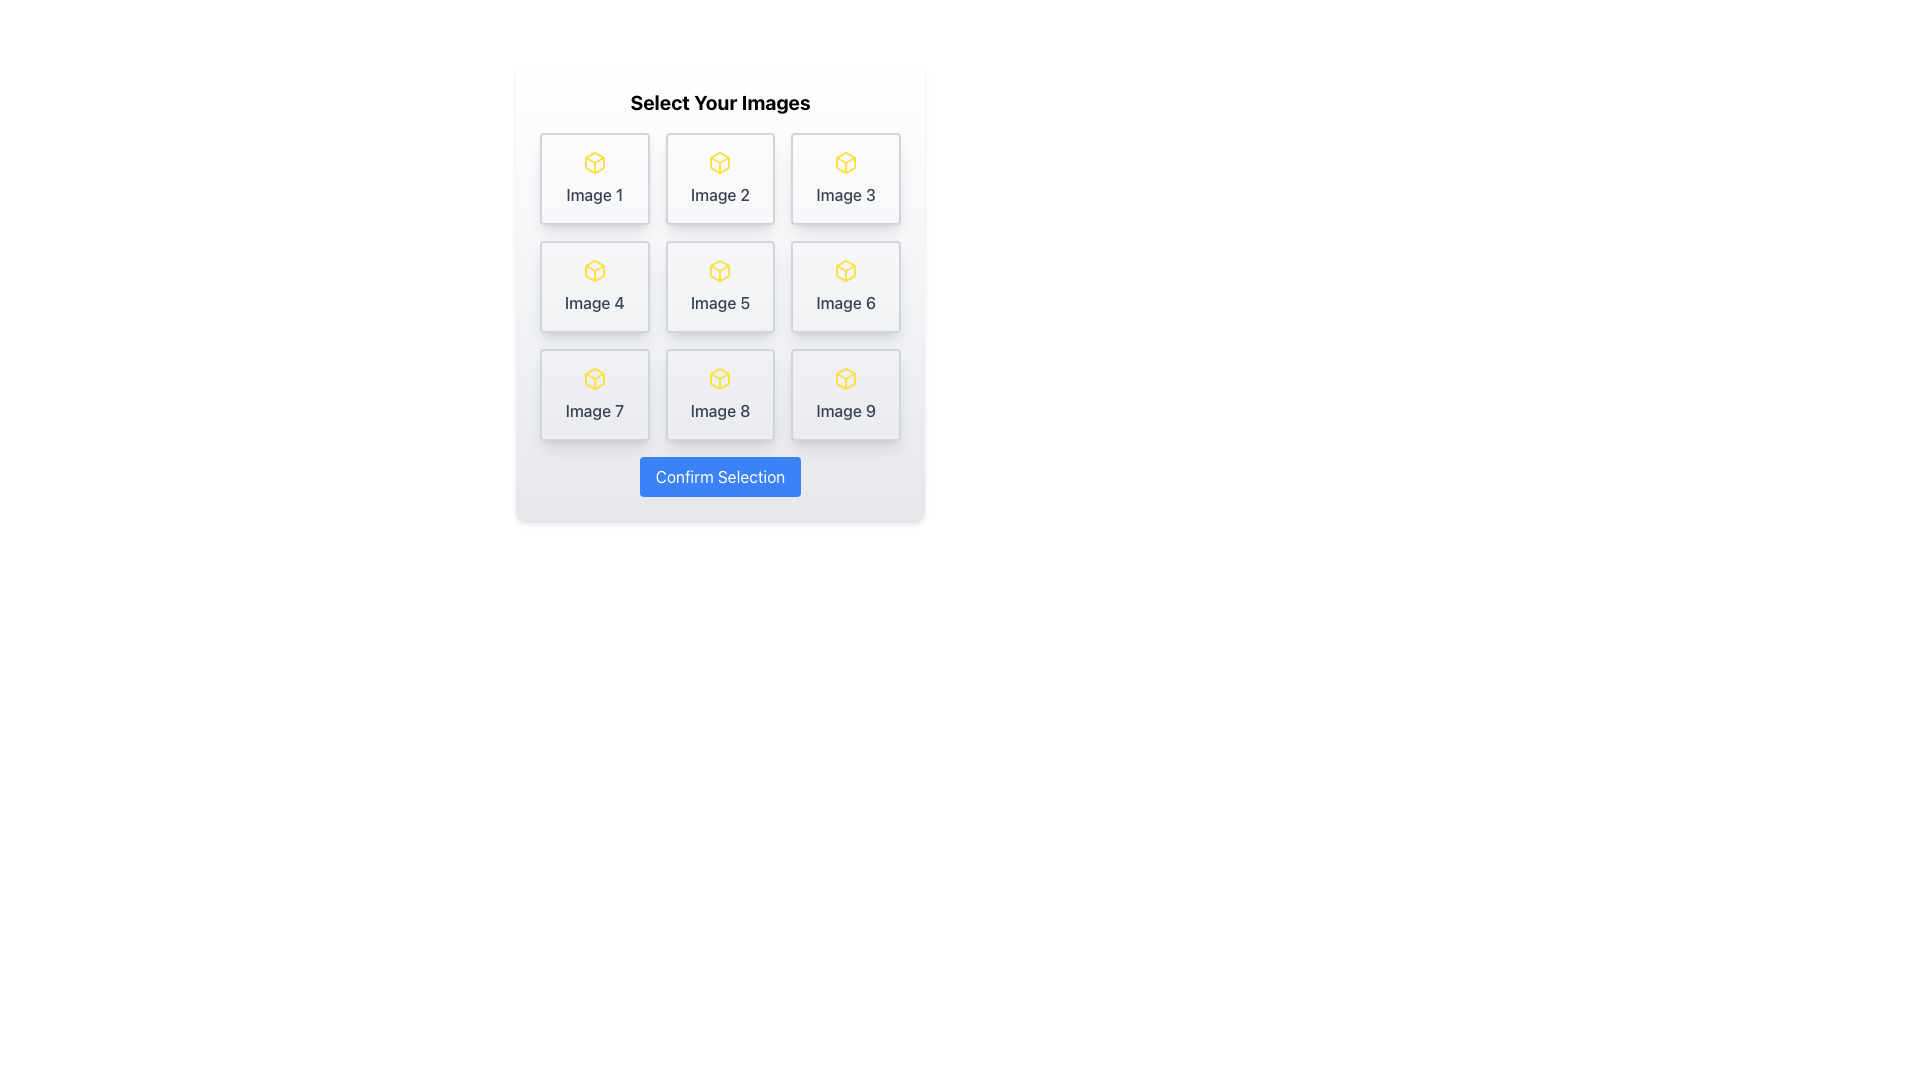 The width and height of the screenshot is (1920, 1080). Describe the element at coordinates (846, 161) in the screenshot. I see `the yellow cube icon with a hollow center, labeled 'Image 3'` at that location.